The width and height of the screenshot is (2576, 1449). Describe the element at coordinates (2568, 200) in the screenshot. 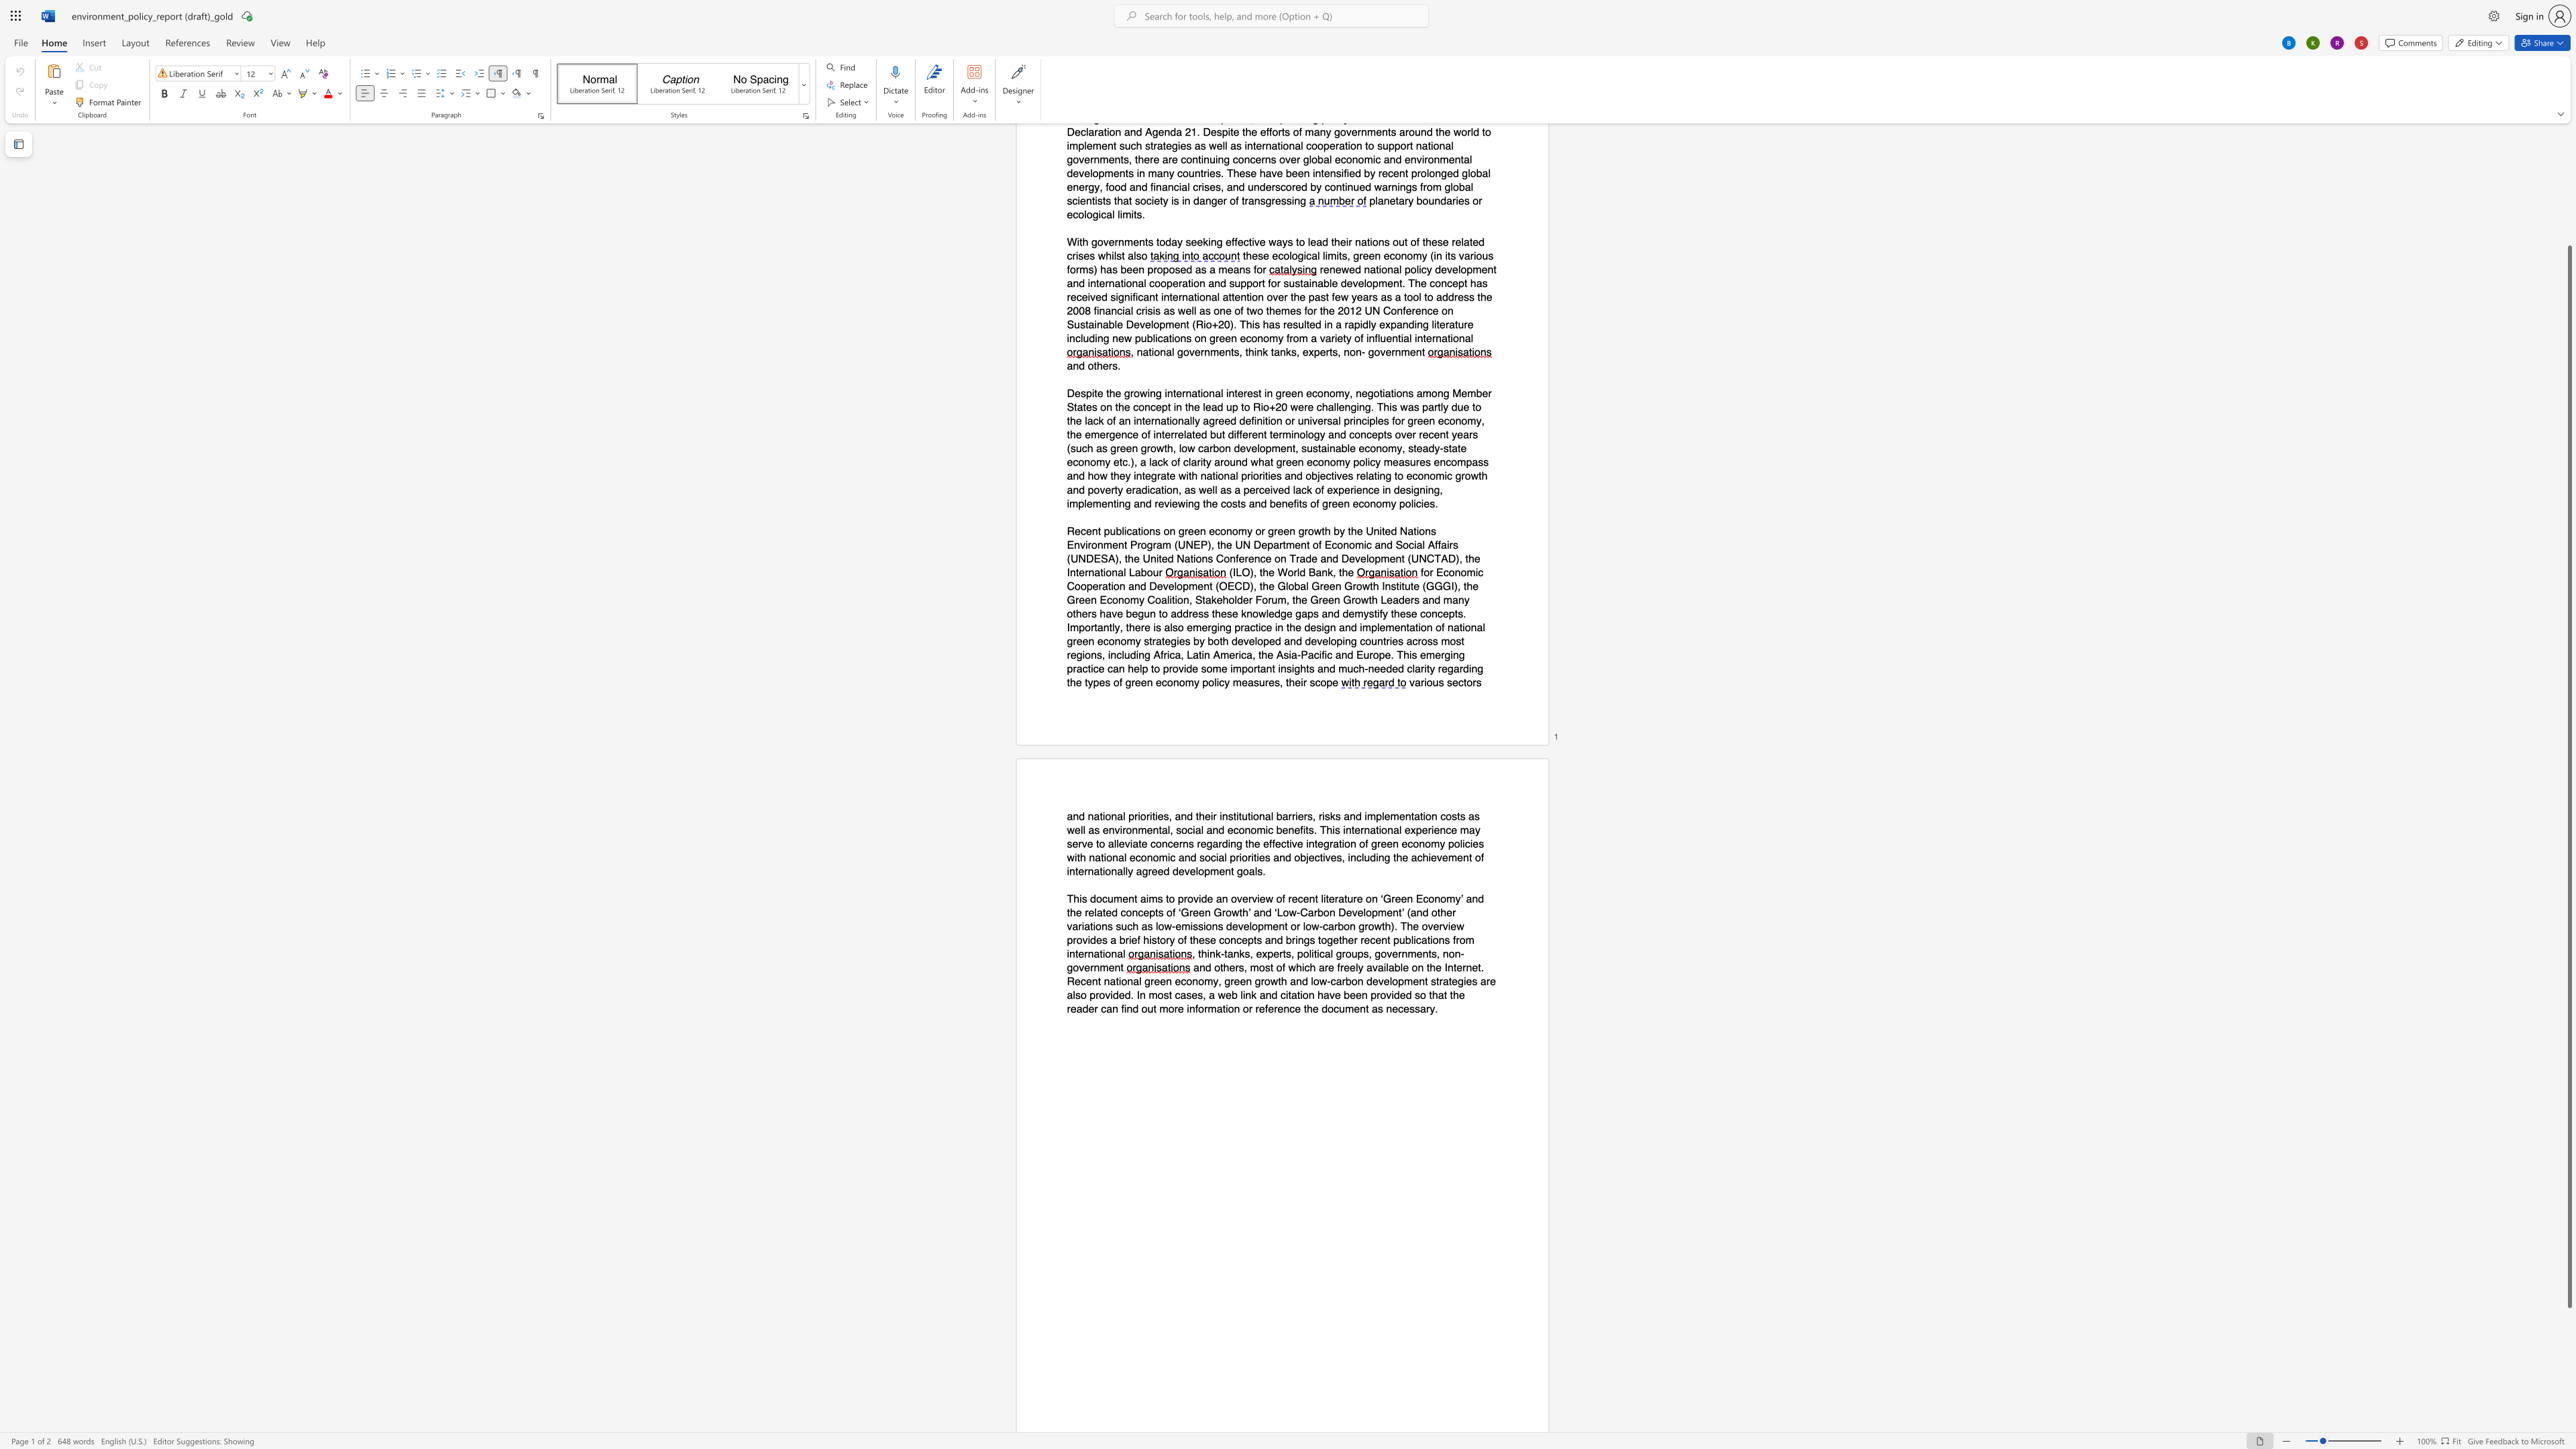

I see `the vertical scrollbar to raise the page content` at that location.